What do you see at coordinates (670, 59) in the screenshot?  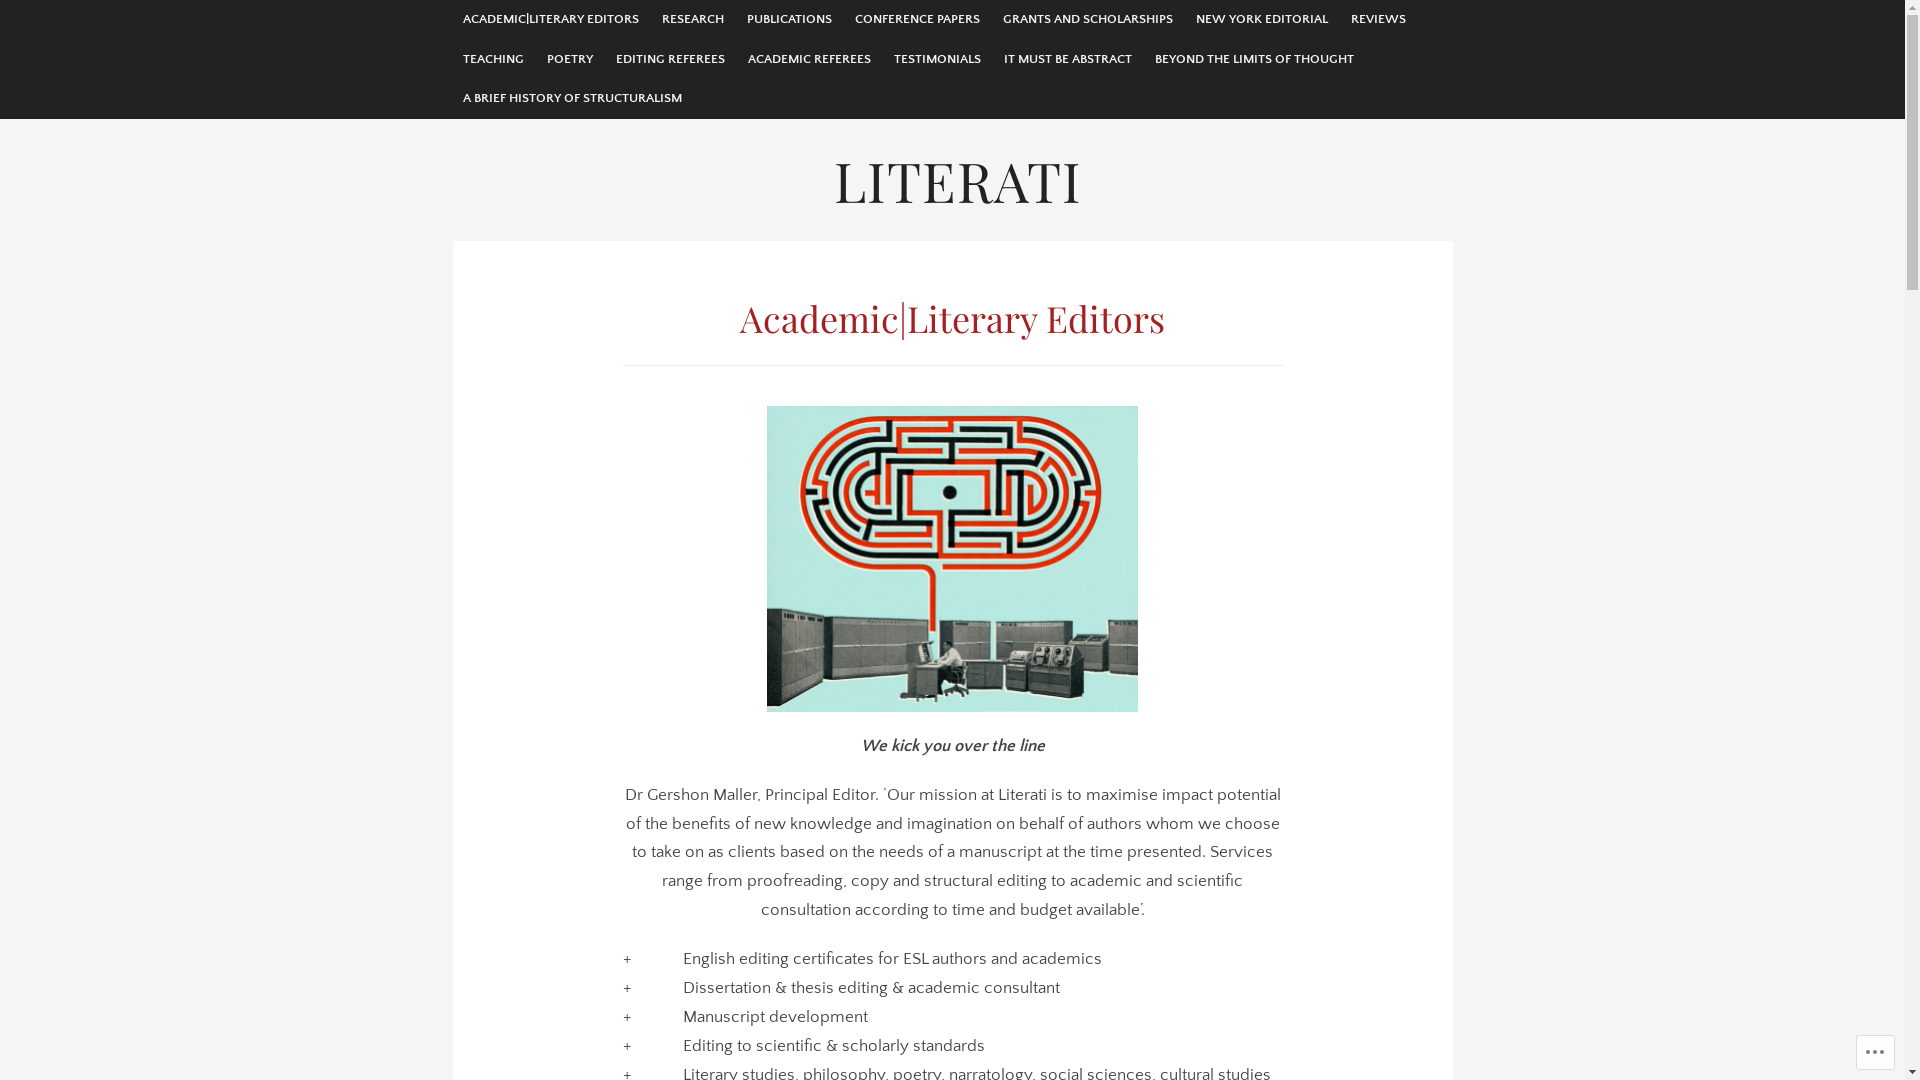 I see `'EDITING REFEREES'` at bounding box center [670, 59].